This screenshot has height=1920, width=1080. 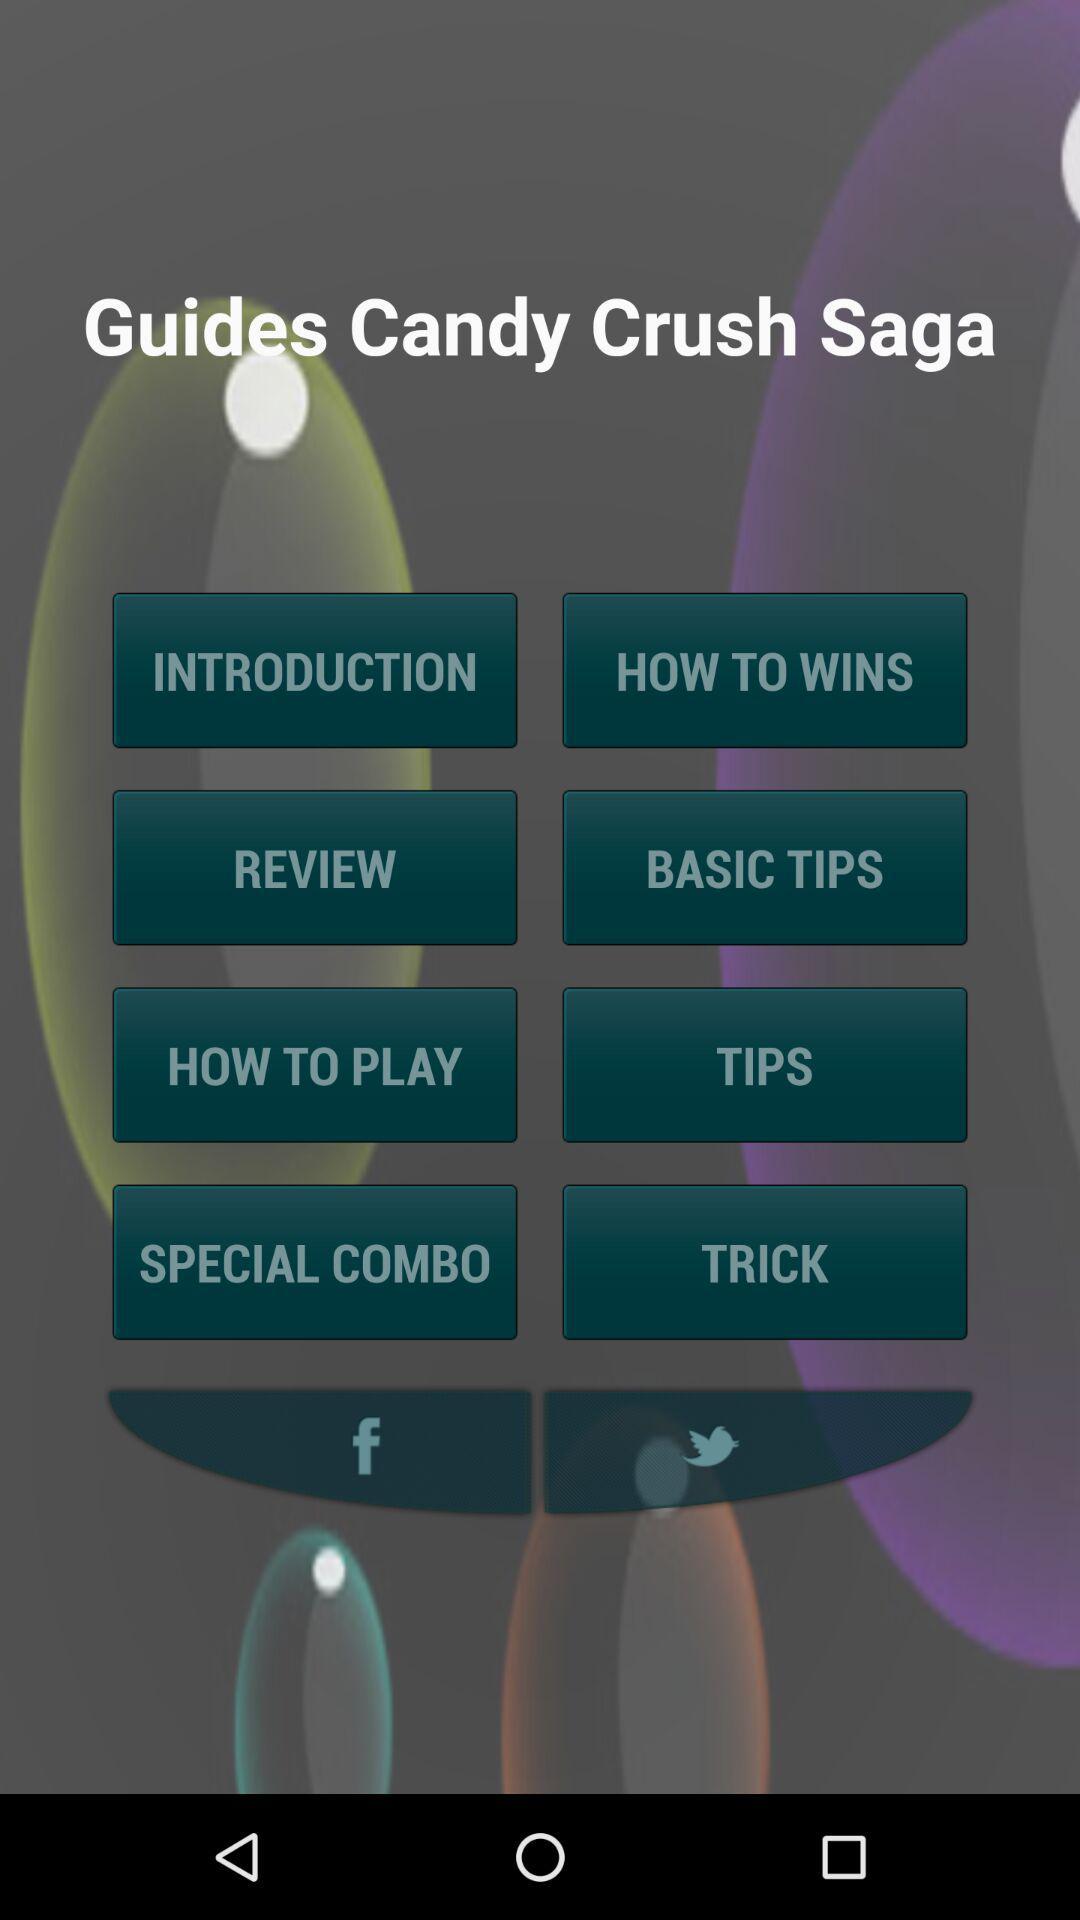 I want to click on review icon, so click(x=315, y=867).